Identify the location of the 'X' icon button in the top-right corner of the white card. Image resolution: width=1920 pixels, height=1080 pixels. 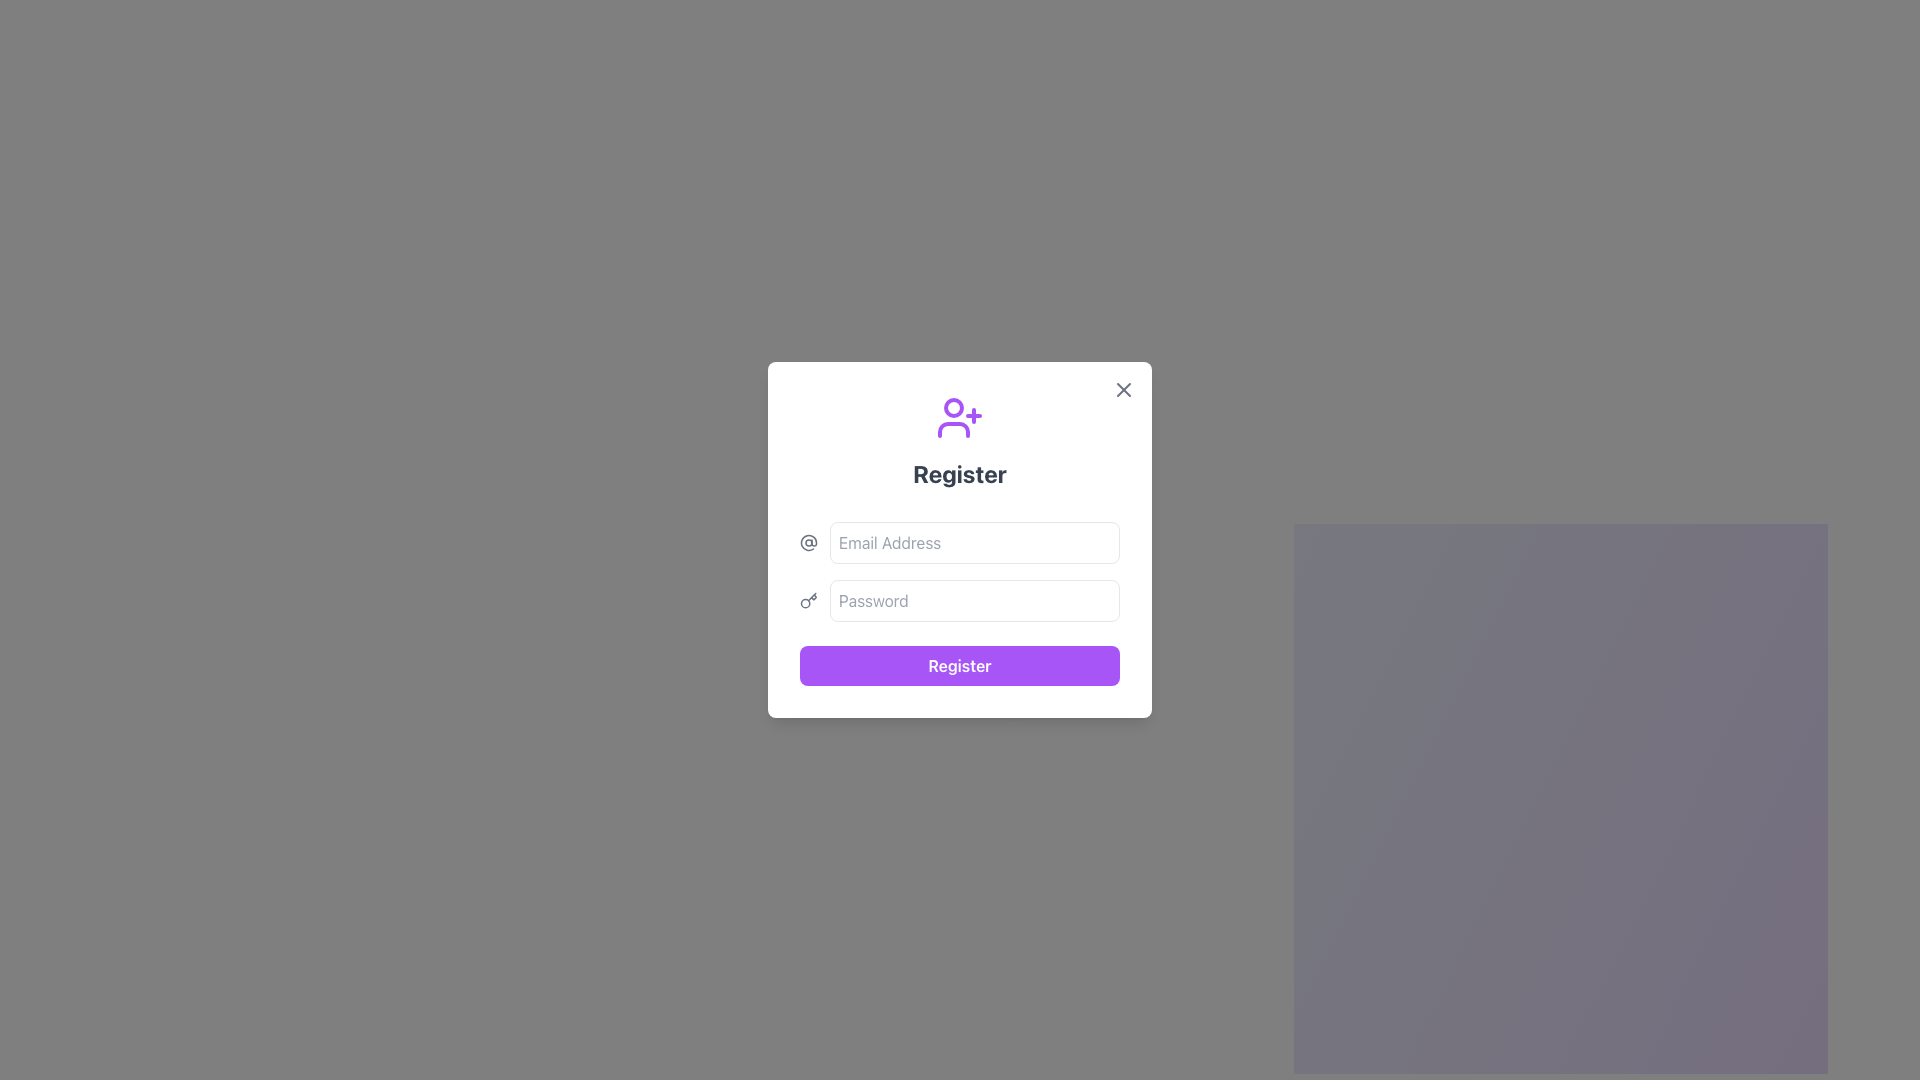
(1123, 389).